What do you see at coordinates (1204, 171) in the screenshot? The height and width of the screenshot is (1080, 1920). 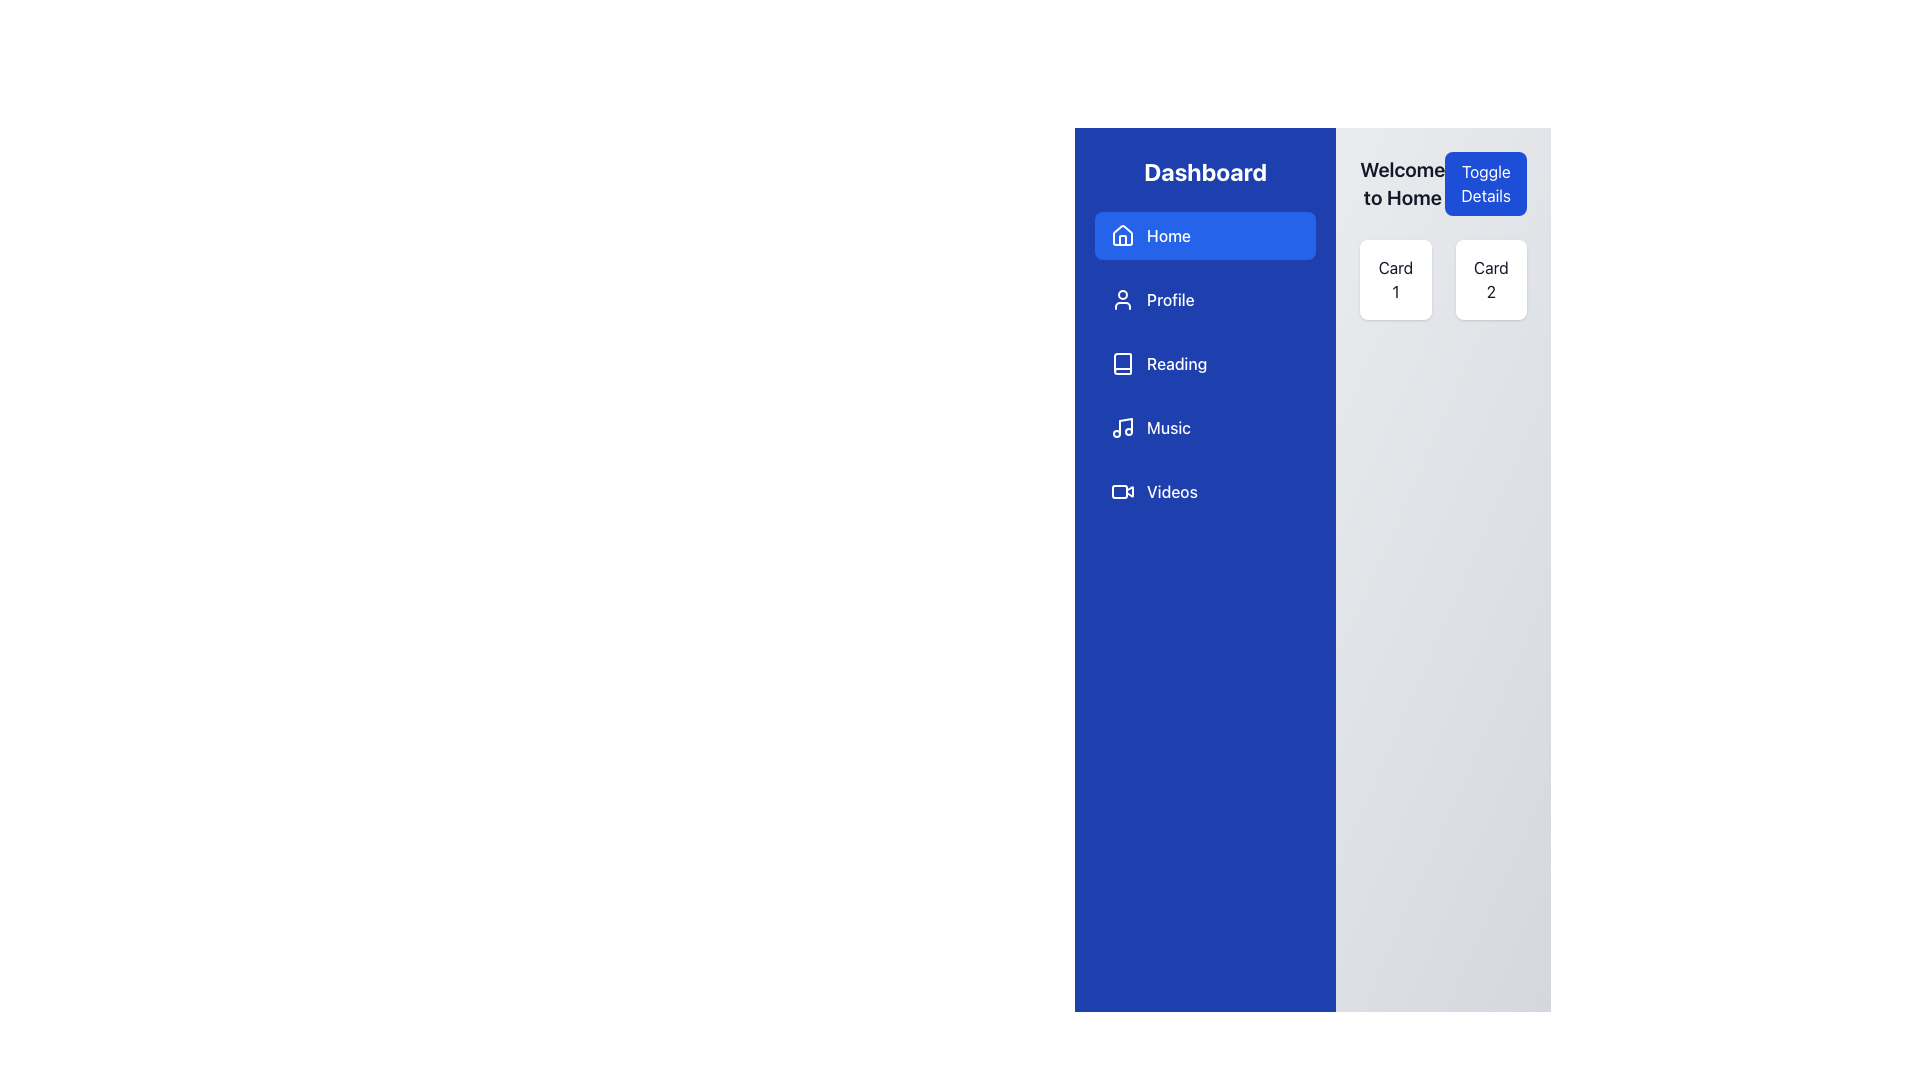 I see `the Text Label that serves as the title for the navigation menu indicating the Dashboard section, located at the top of the vertical navigation menu` at bounding box center [1204, 171].